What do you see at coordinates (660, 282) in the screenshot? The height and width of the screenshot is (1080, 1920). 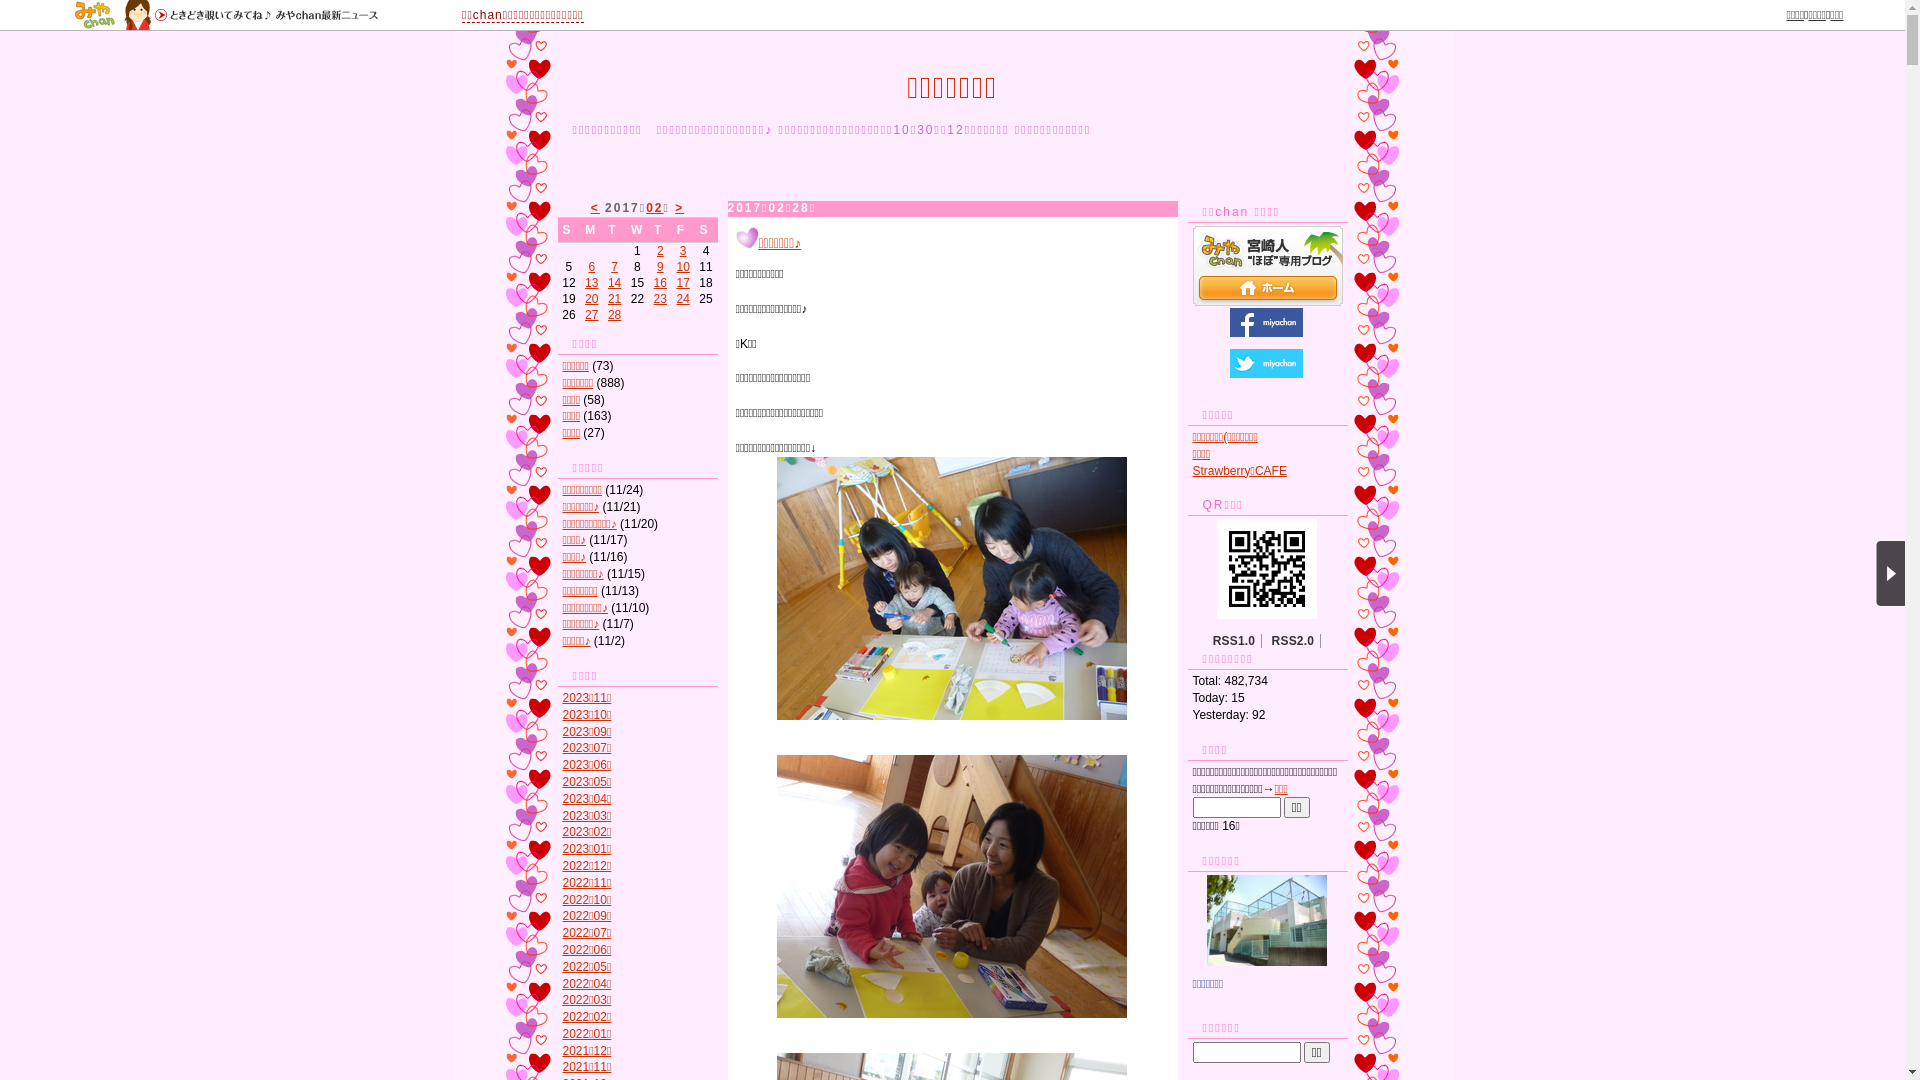 I see `'16'` at bounding box center [660, 282].